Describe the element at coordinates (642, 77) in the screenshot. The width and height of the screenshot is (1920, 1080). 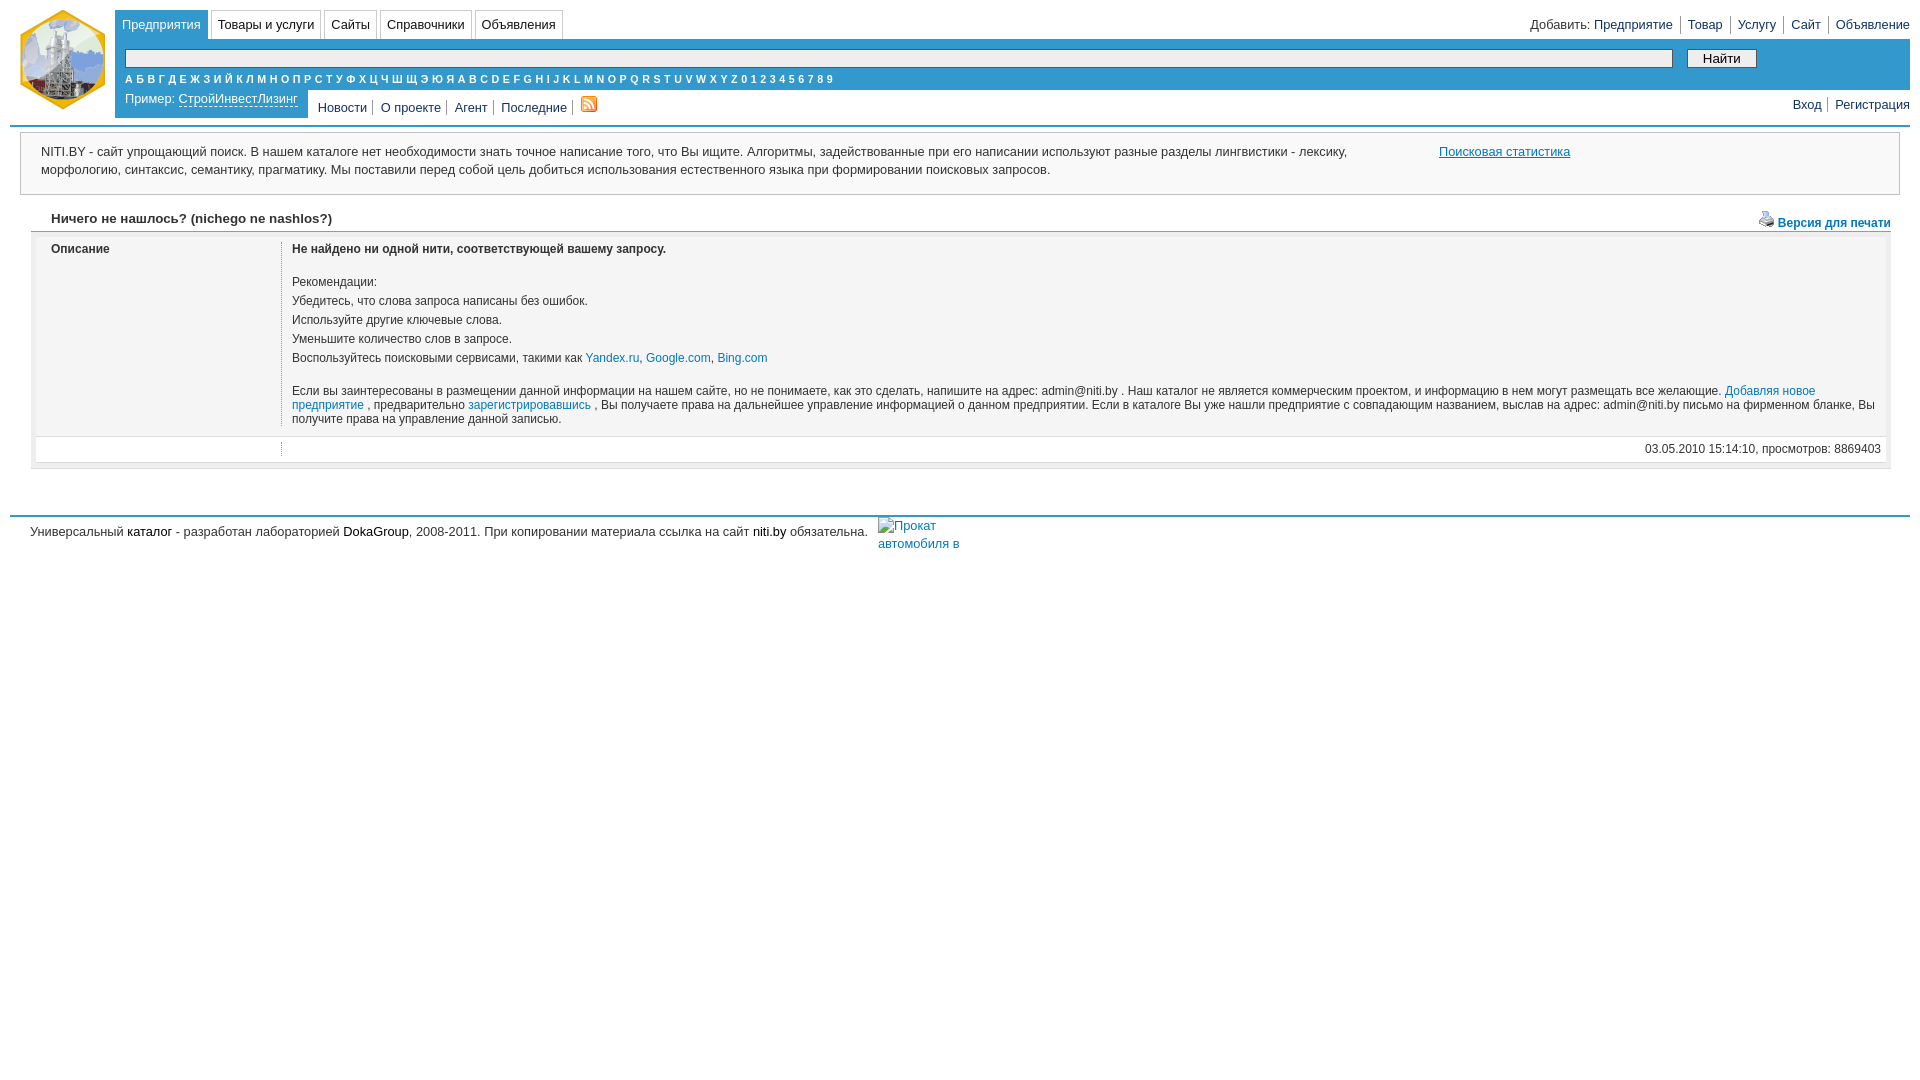
I see `'R'` at that location.